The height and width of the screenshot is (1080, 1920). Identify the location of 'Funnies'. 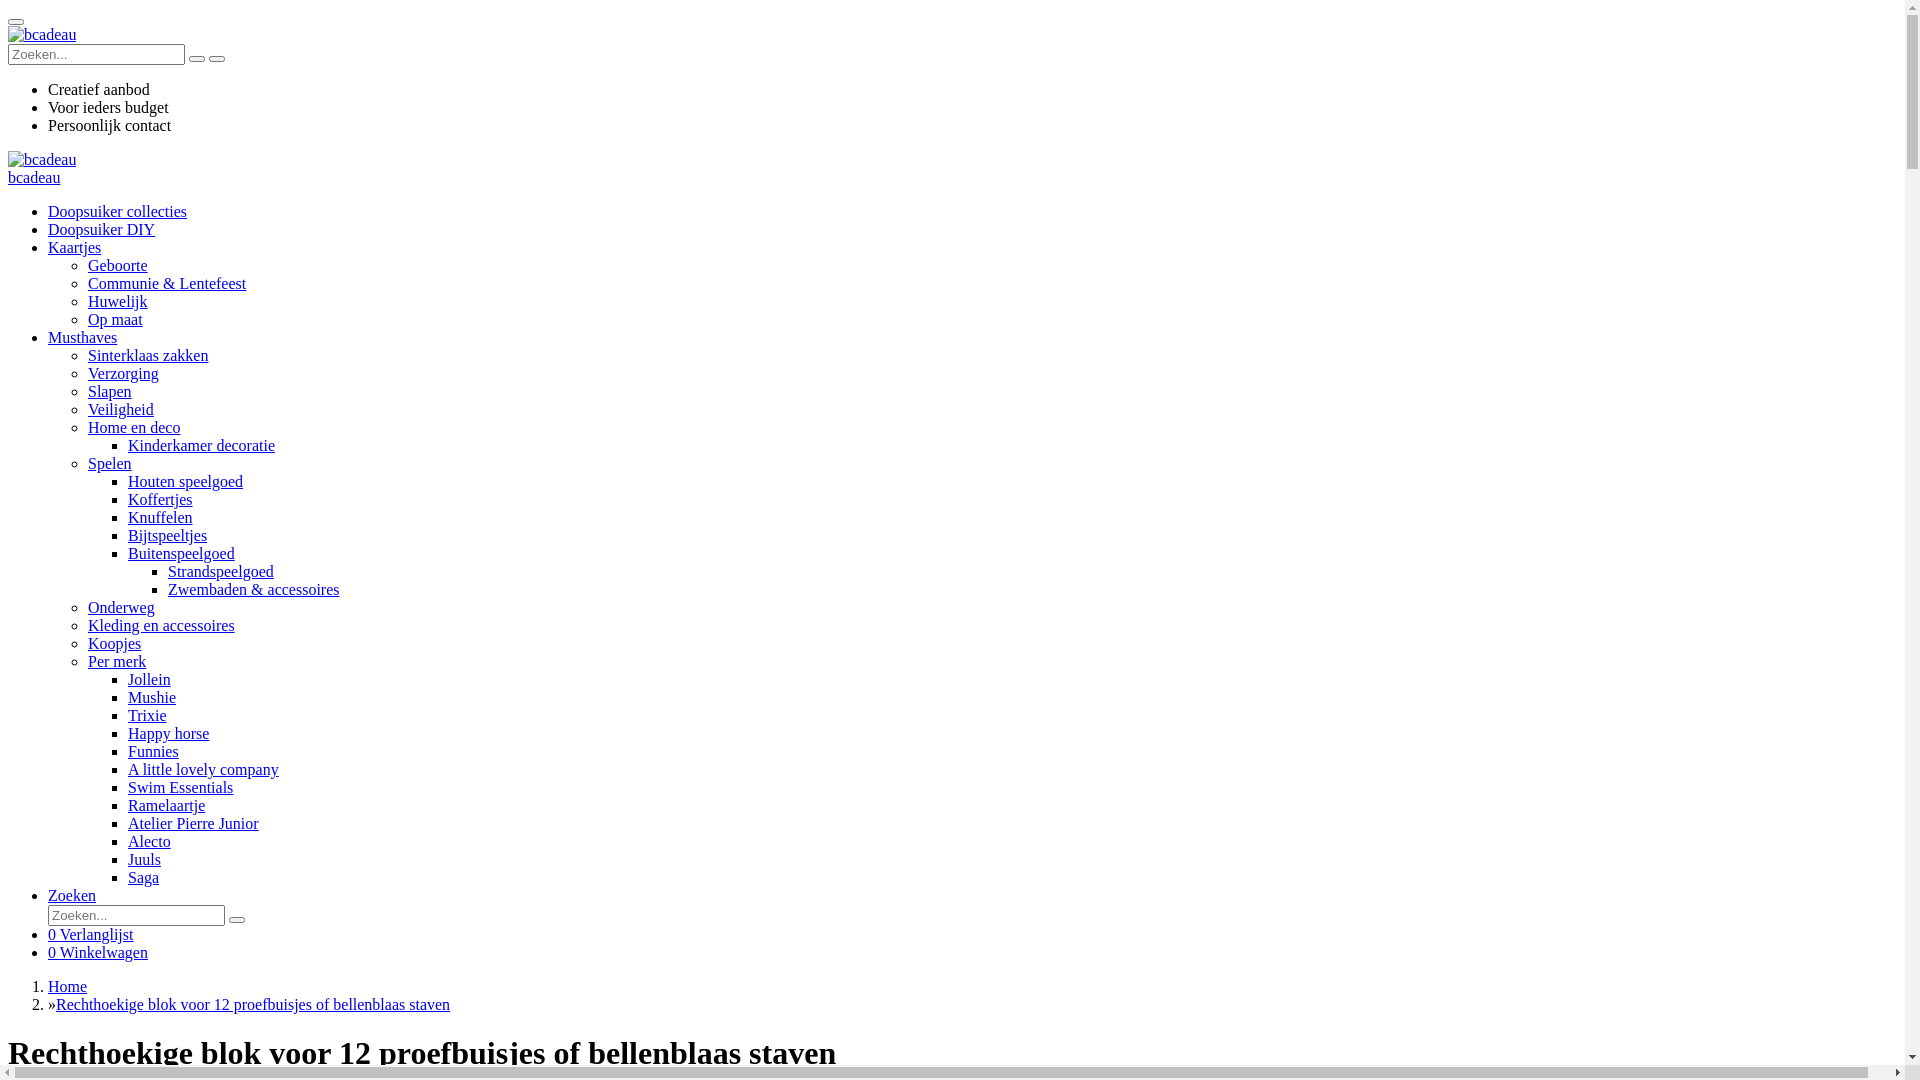
(127, 751).